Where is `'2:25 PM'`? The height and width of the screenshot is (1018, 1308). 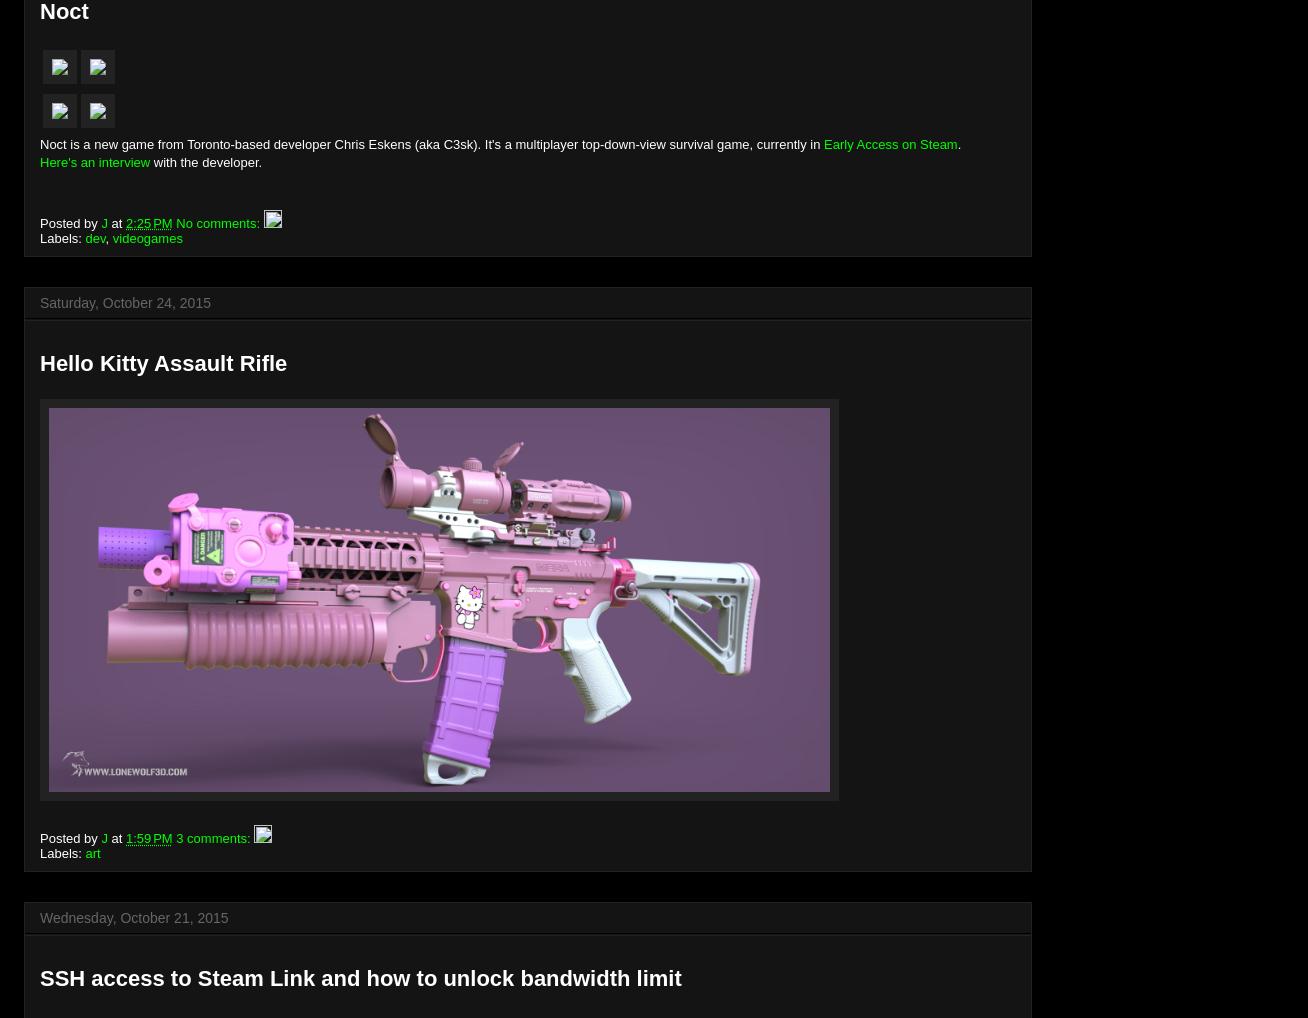 '2:25 PM' is located at coordinates (147, 221).